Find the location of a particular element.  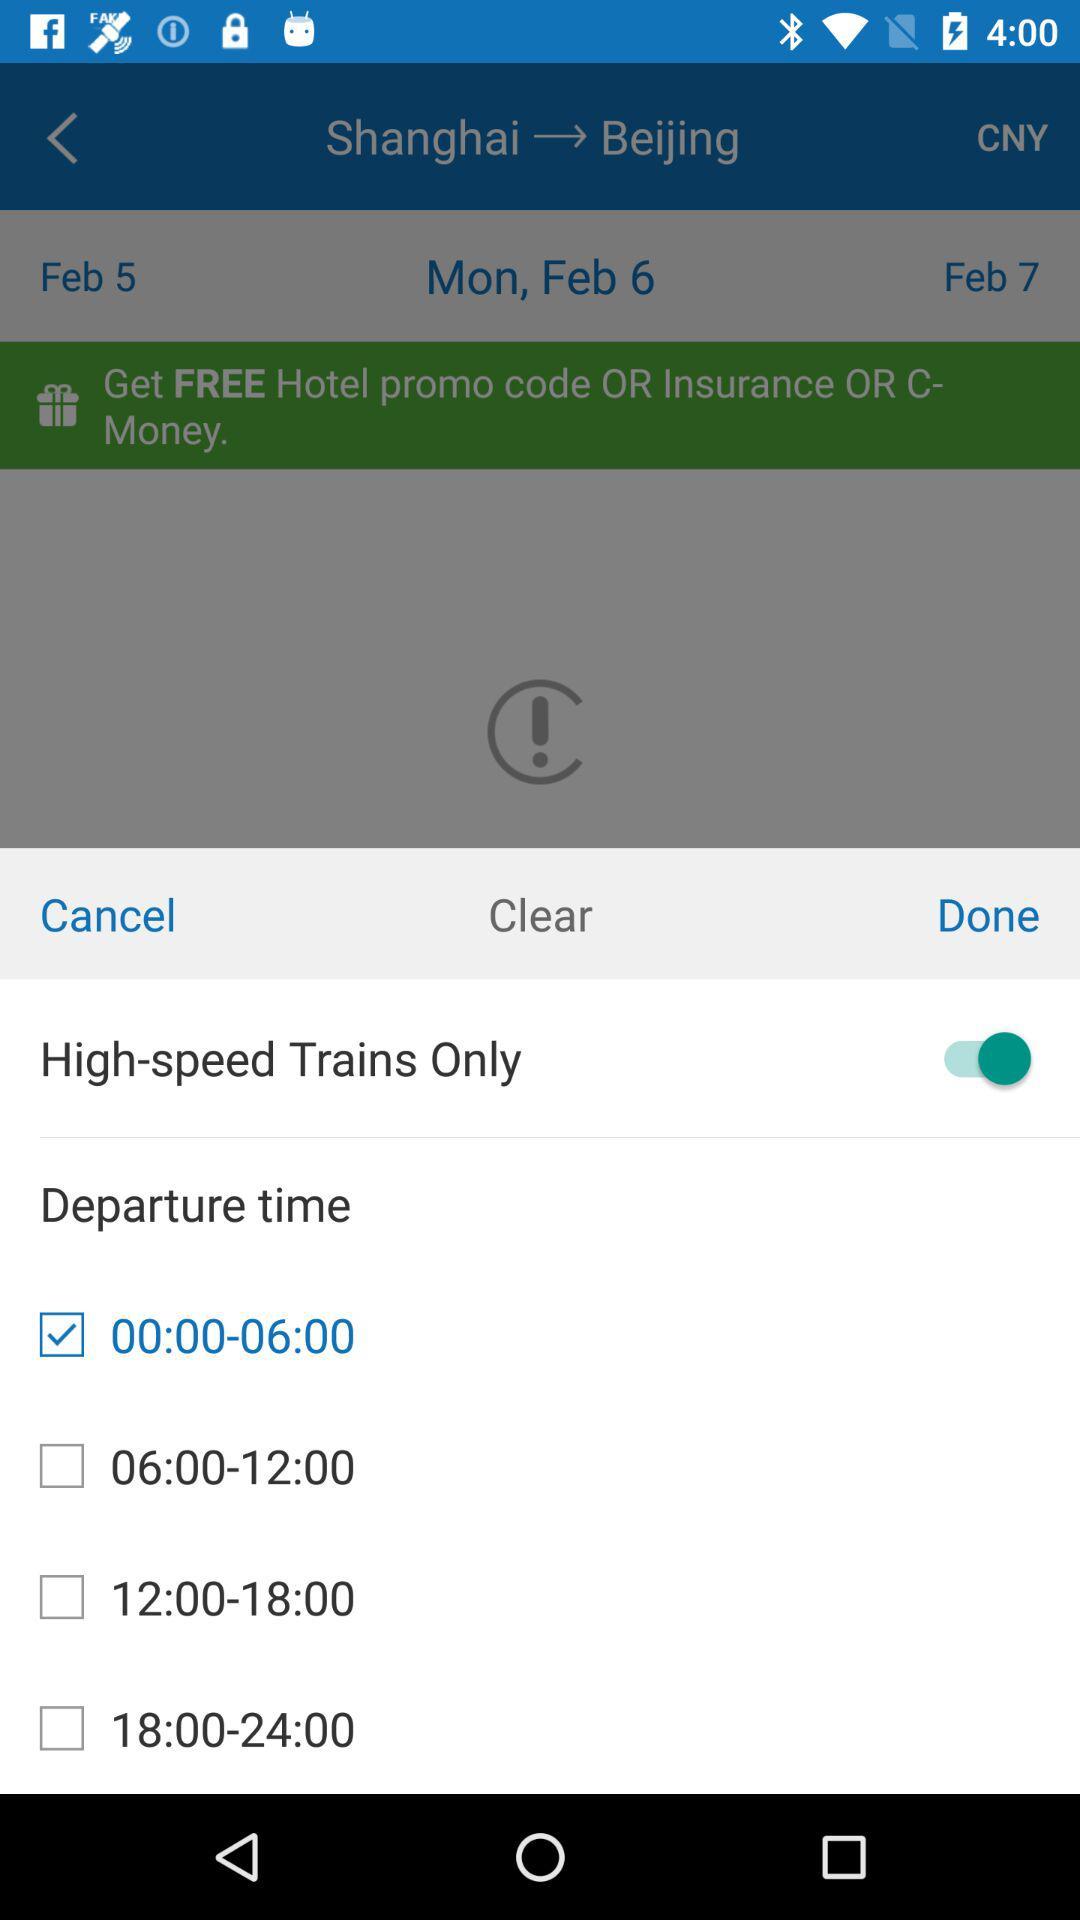

preference button is located at coordinates (977, 1057).